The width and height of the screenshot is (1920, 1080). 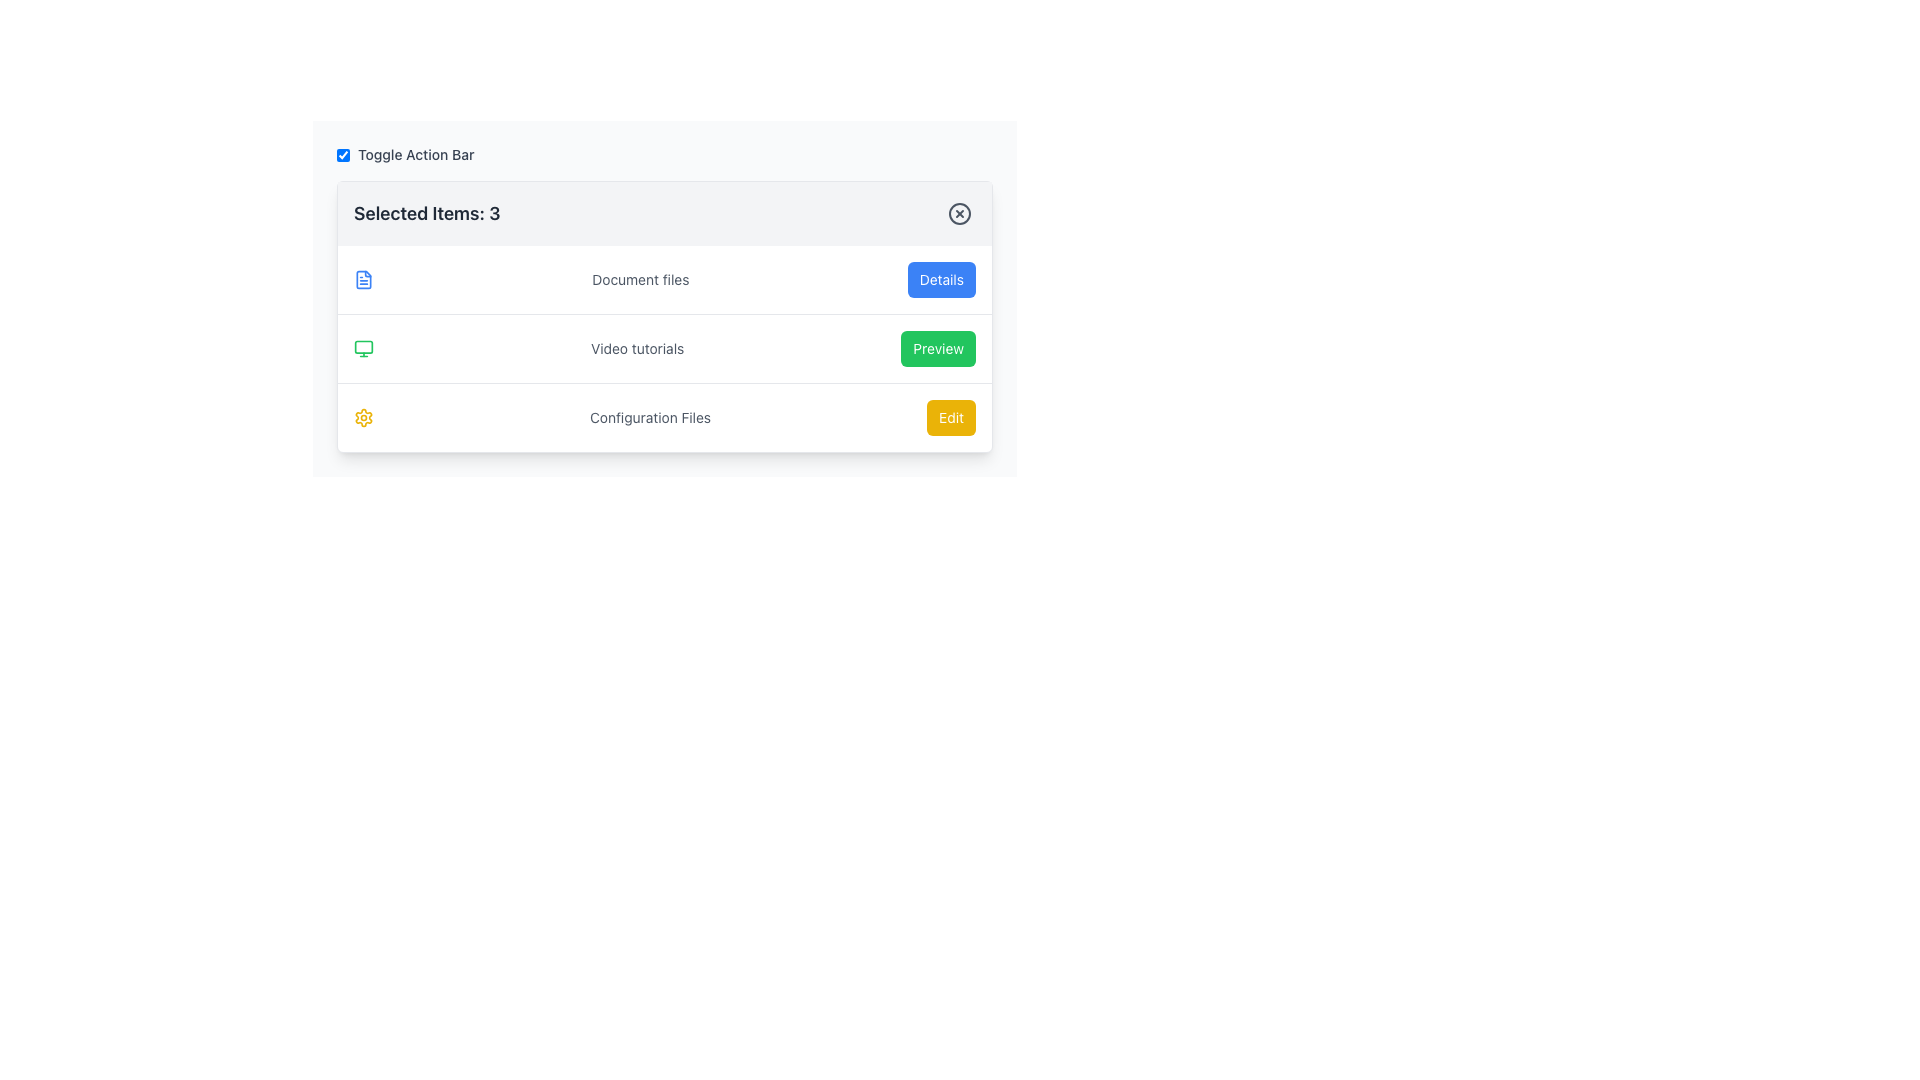 What do you see at coordinates (415, 153) in the screenshot?
I see `the static text label that communicates the purpose of a toggle functionality, which is located above the section labeled 'Selected Items: 3' and adjacent to a checkbox on its left` at bounding box center [415, 153].